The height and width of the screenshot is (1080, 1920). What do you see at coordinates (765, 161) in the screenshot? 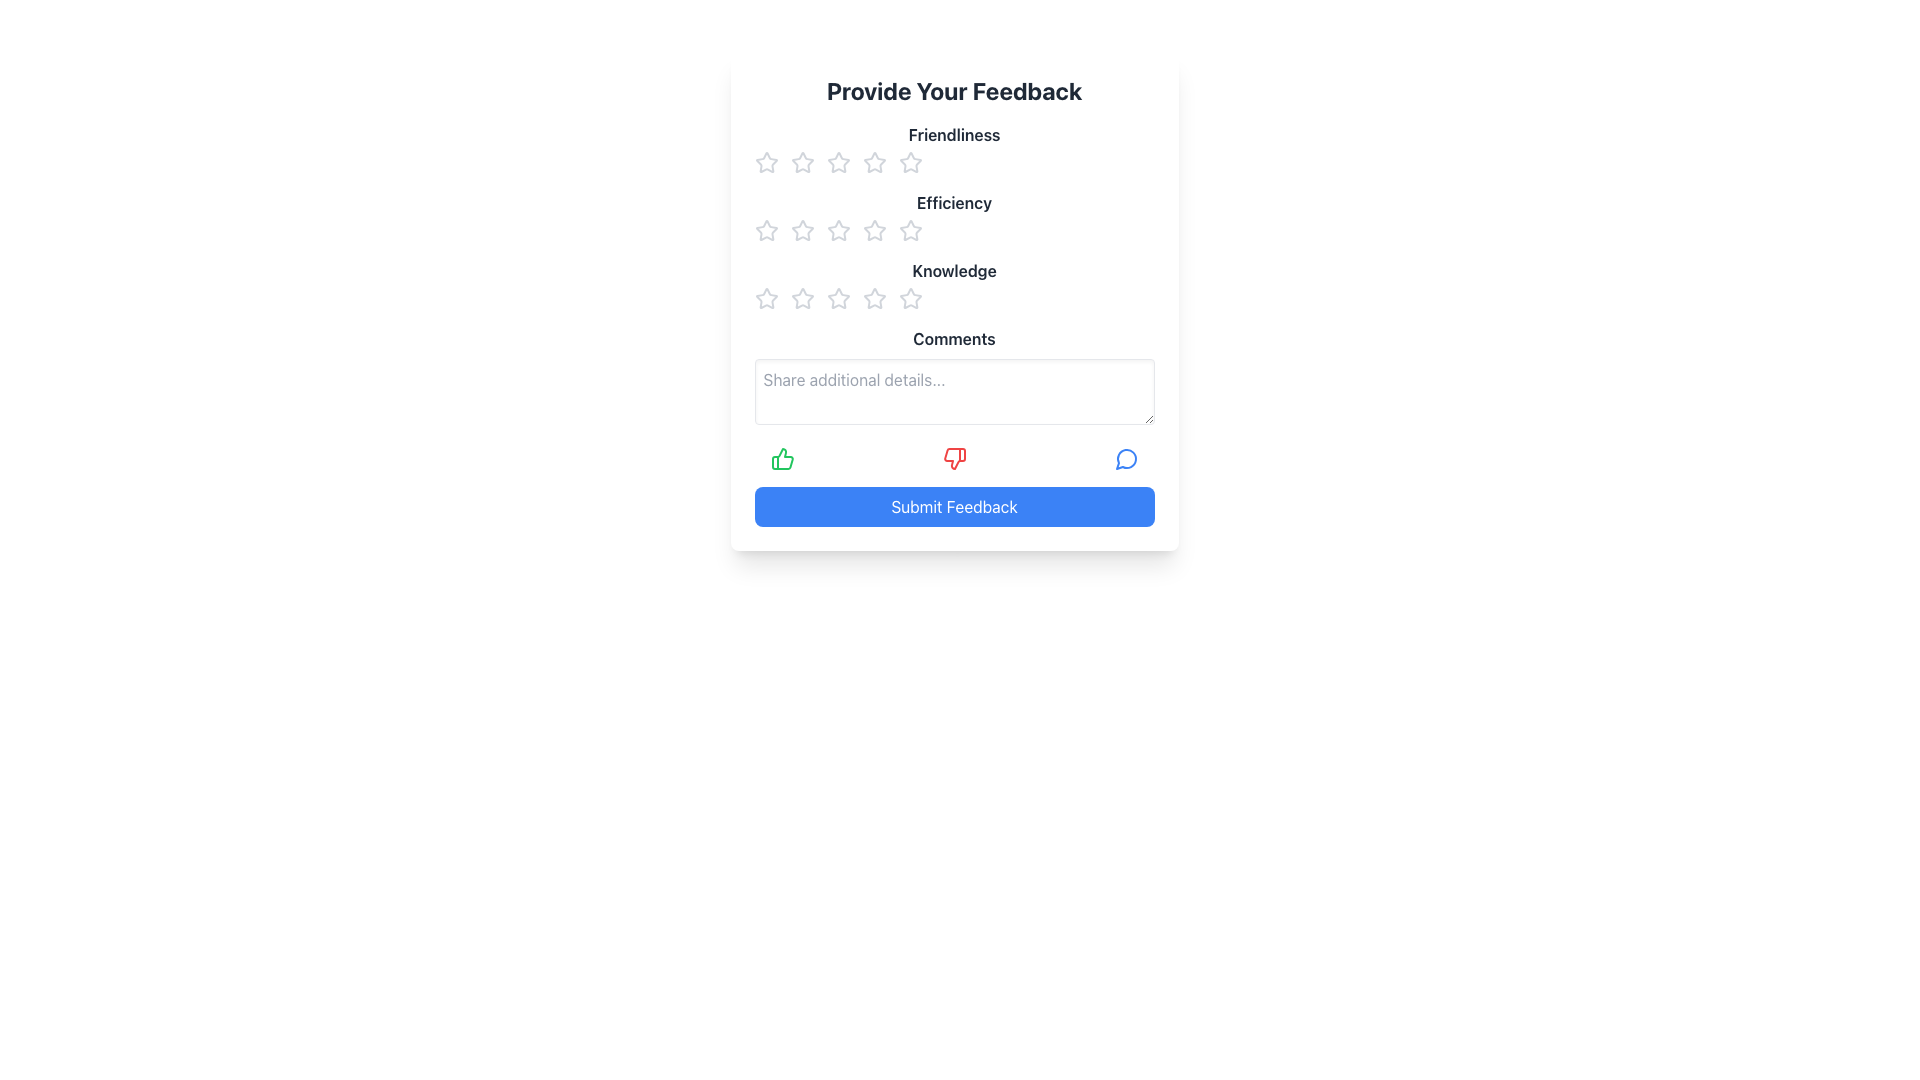
I see `the leftmost star icon in the first row of the Star Rating Component for the 'Friendliness' category` at bounding box center [765, 161].